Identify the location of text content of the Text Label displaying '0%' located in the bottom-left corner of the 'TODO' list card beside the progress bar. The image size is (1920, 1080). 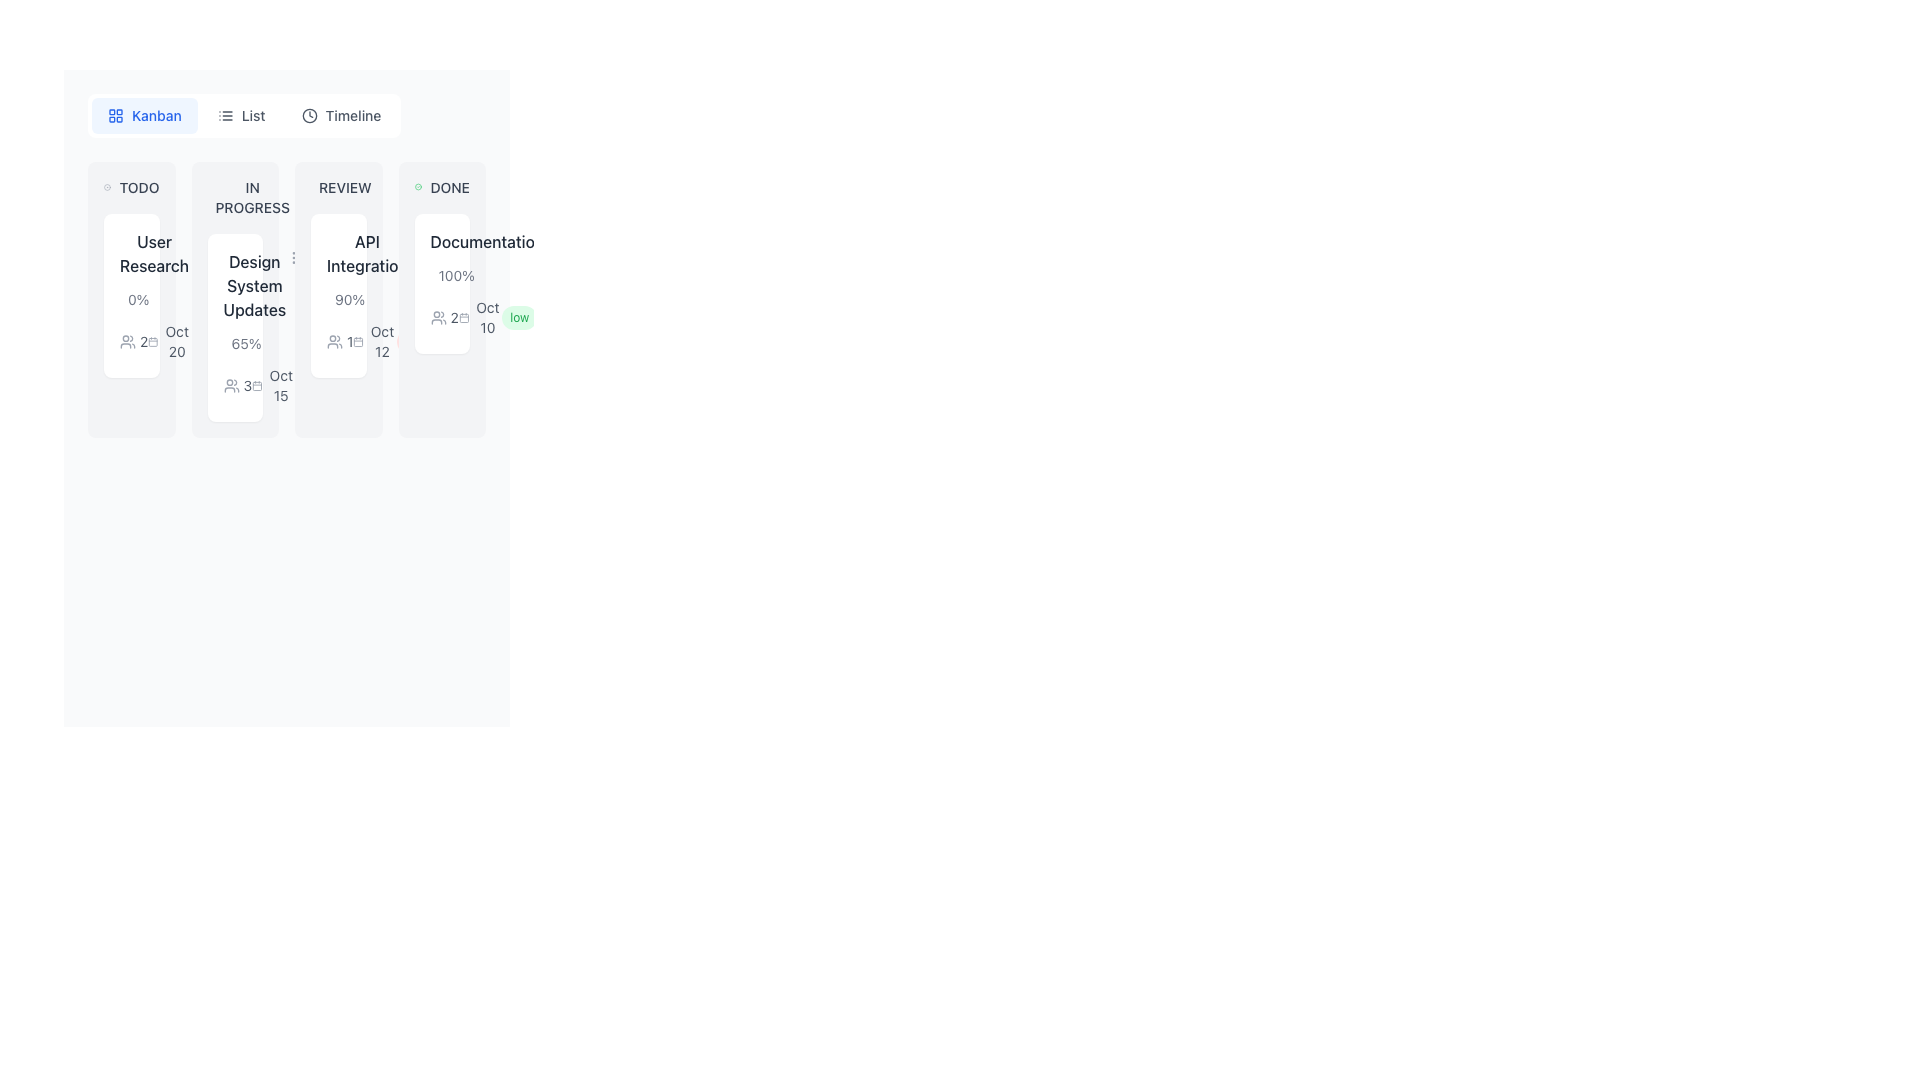
(137, 300).